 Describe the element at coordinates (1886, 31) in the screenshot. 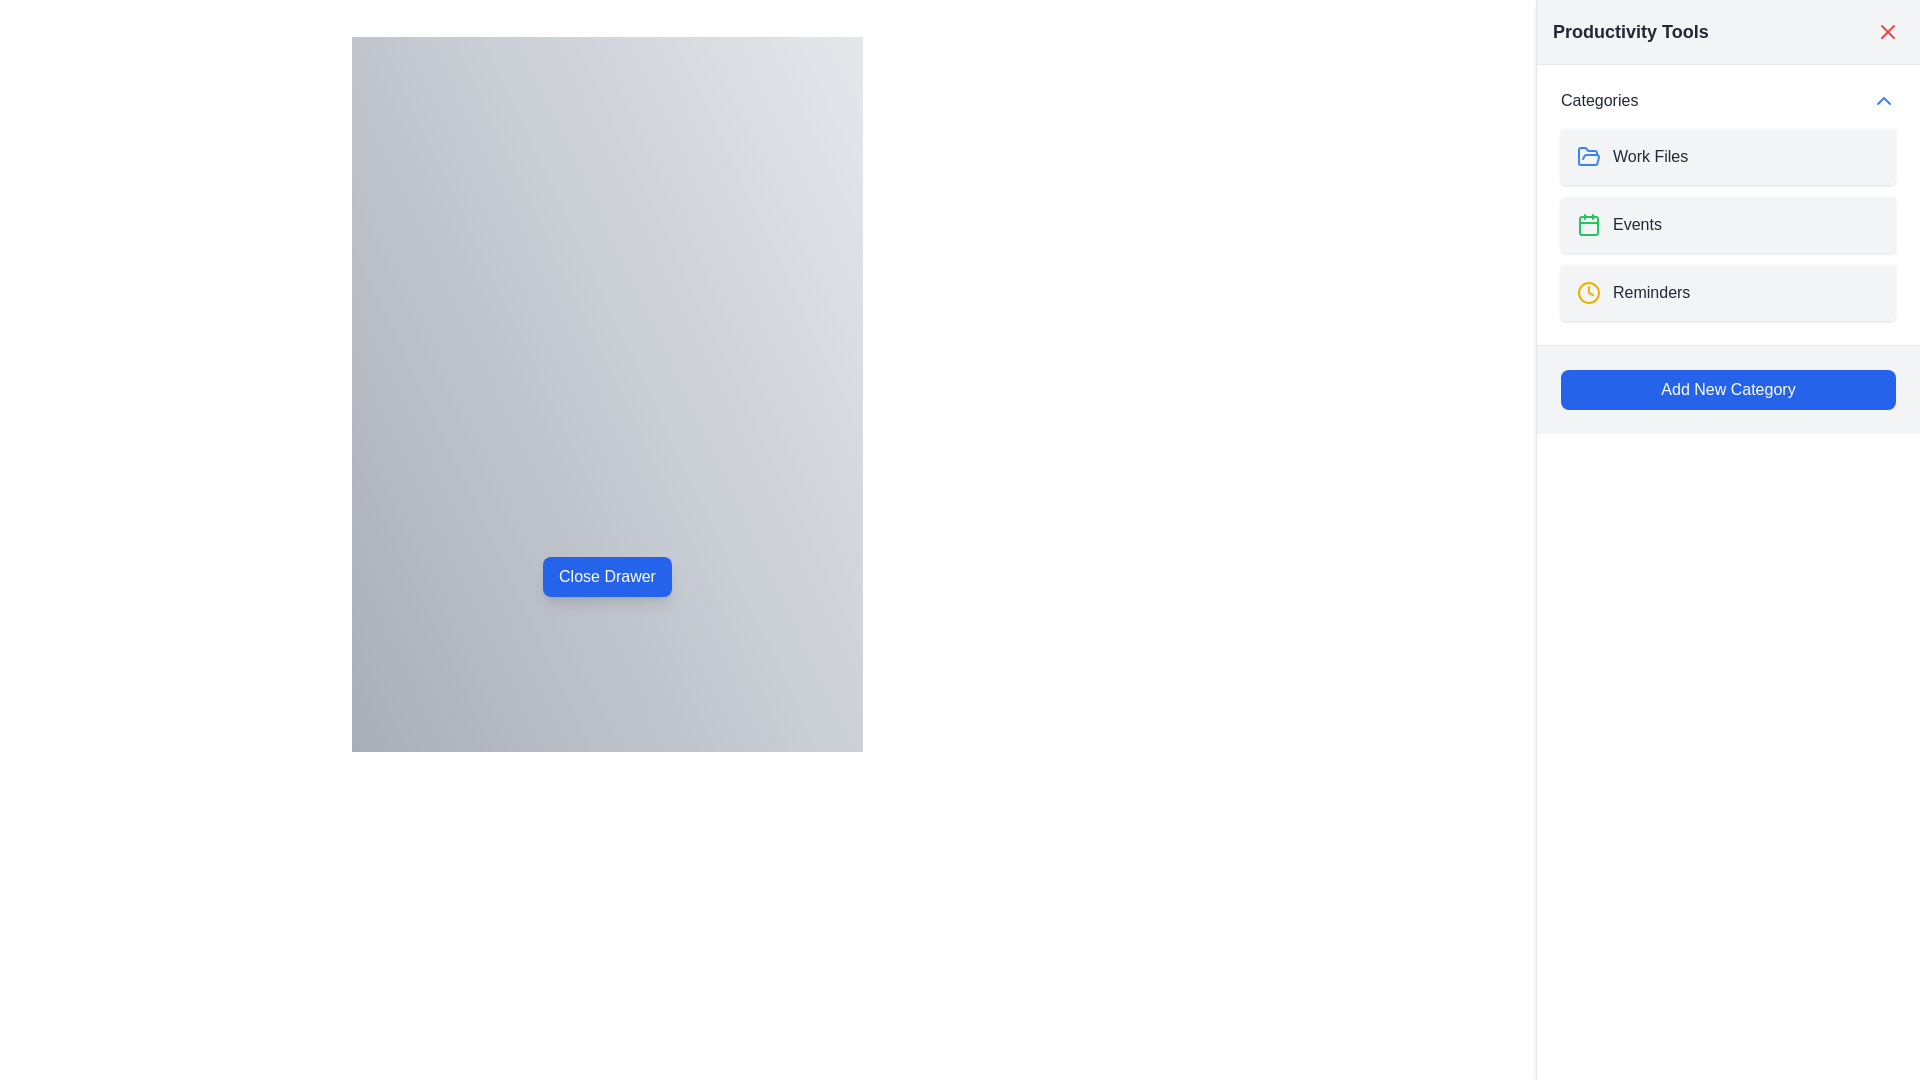

I see `the small red cross icon button located at the top-right corner of the 'Productivity Tools' panel` at that location.